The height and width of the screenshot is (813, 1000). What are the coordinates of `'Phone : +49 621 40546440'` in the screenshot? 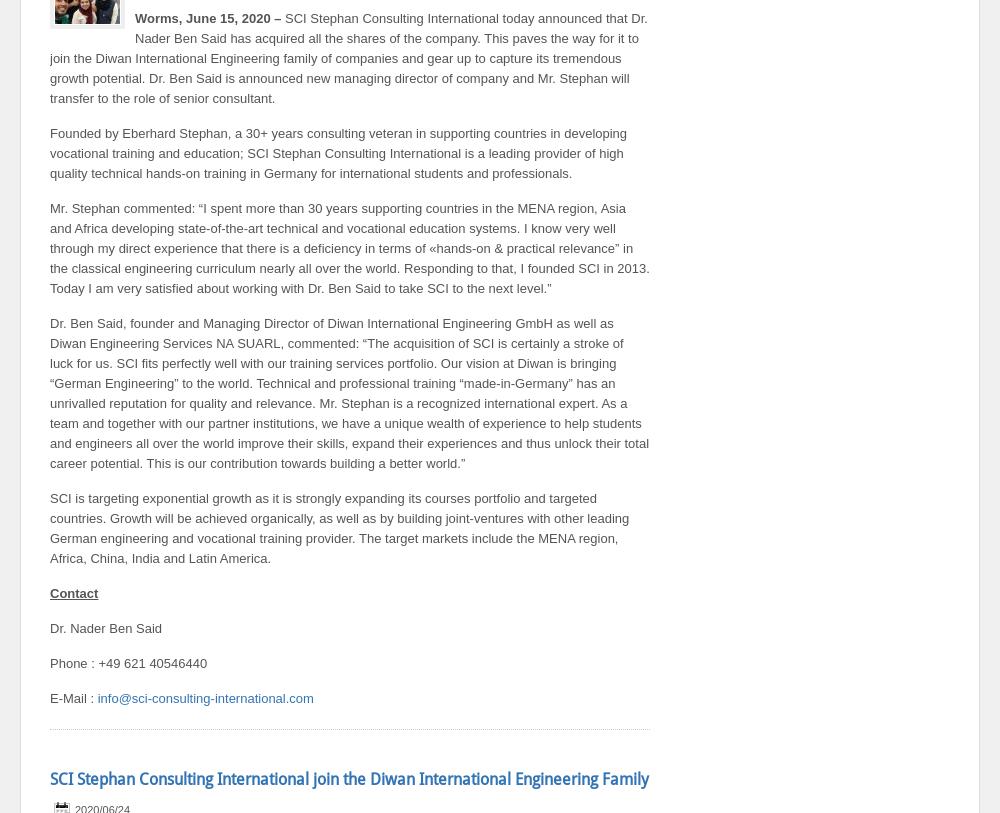 It's located at (50, 663).